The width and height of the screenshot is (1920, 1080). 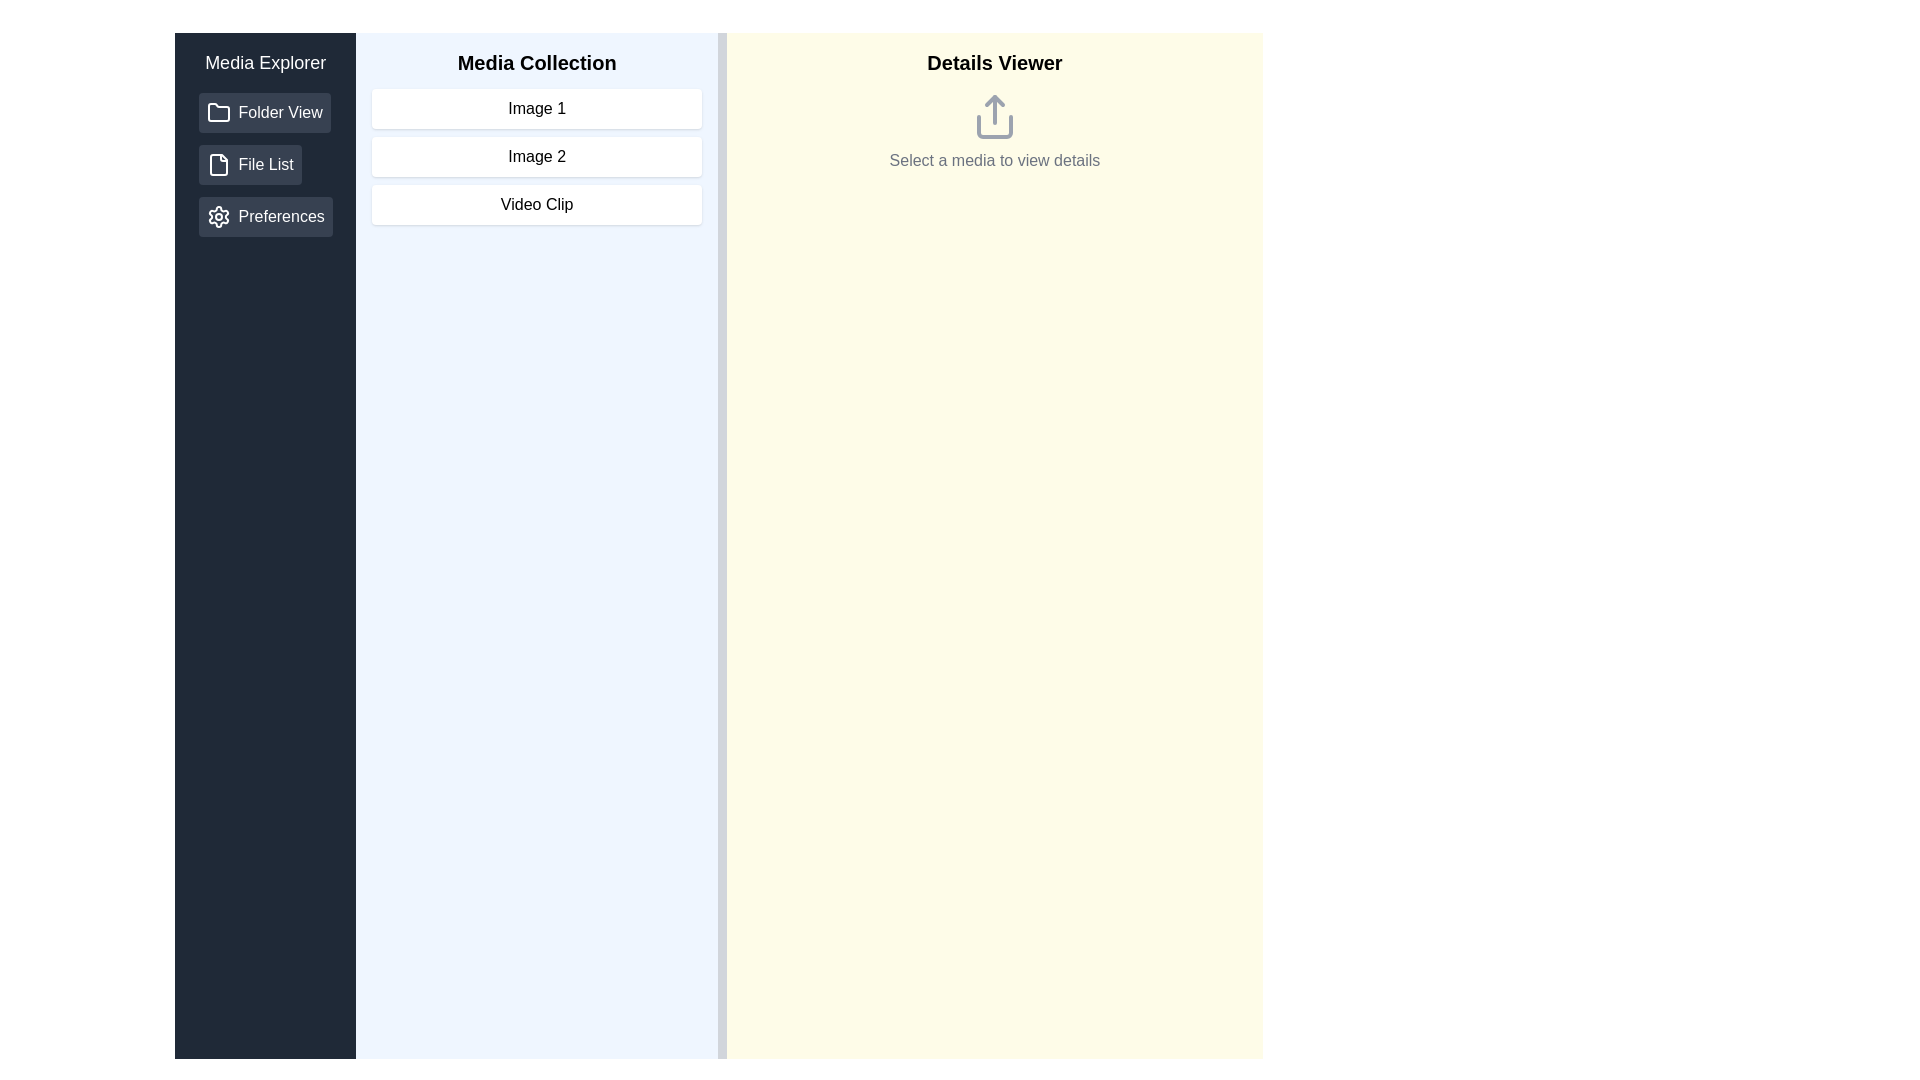 I want to click on the selectable list item labeled 'Image 2', so click(x=537, y=156).